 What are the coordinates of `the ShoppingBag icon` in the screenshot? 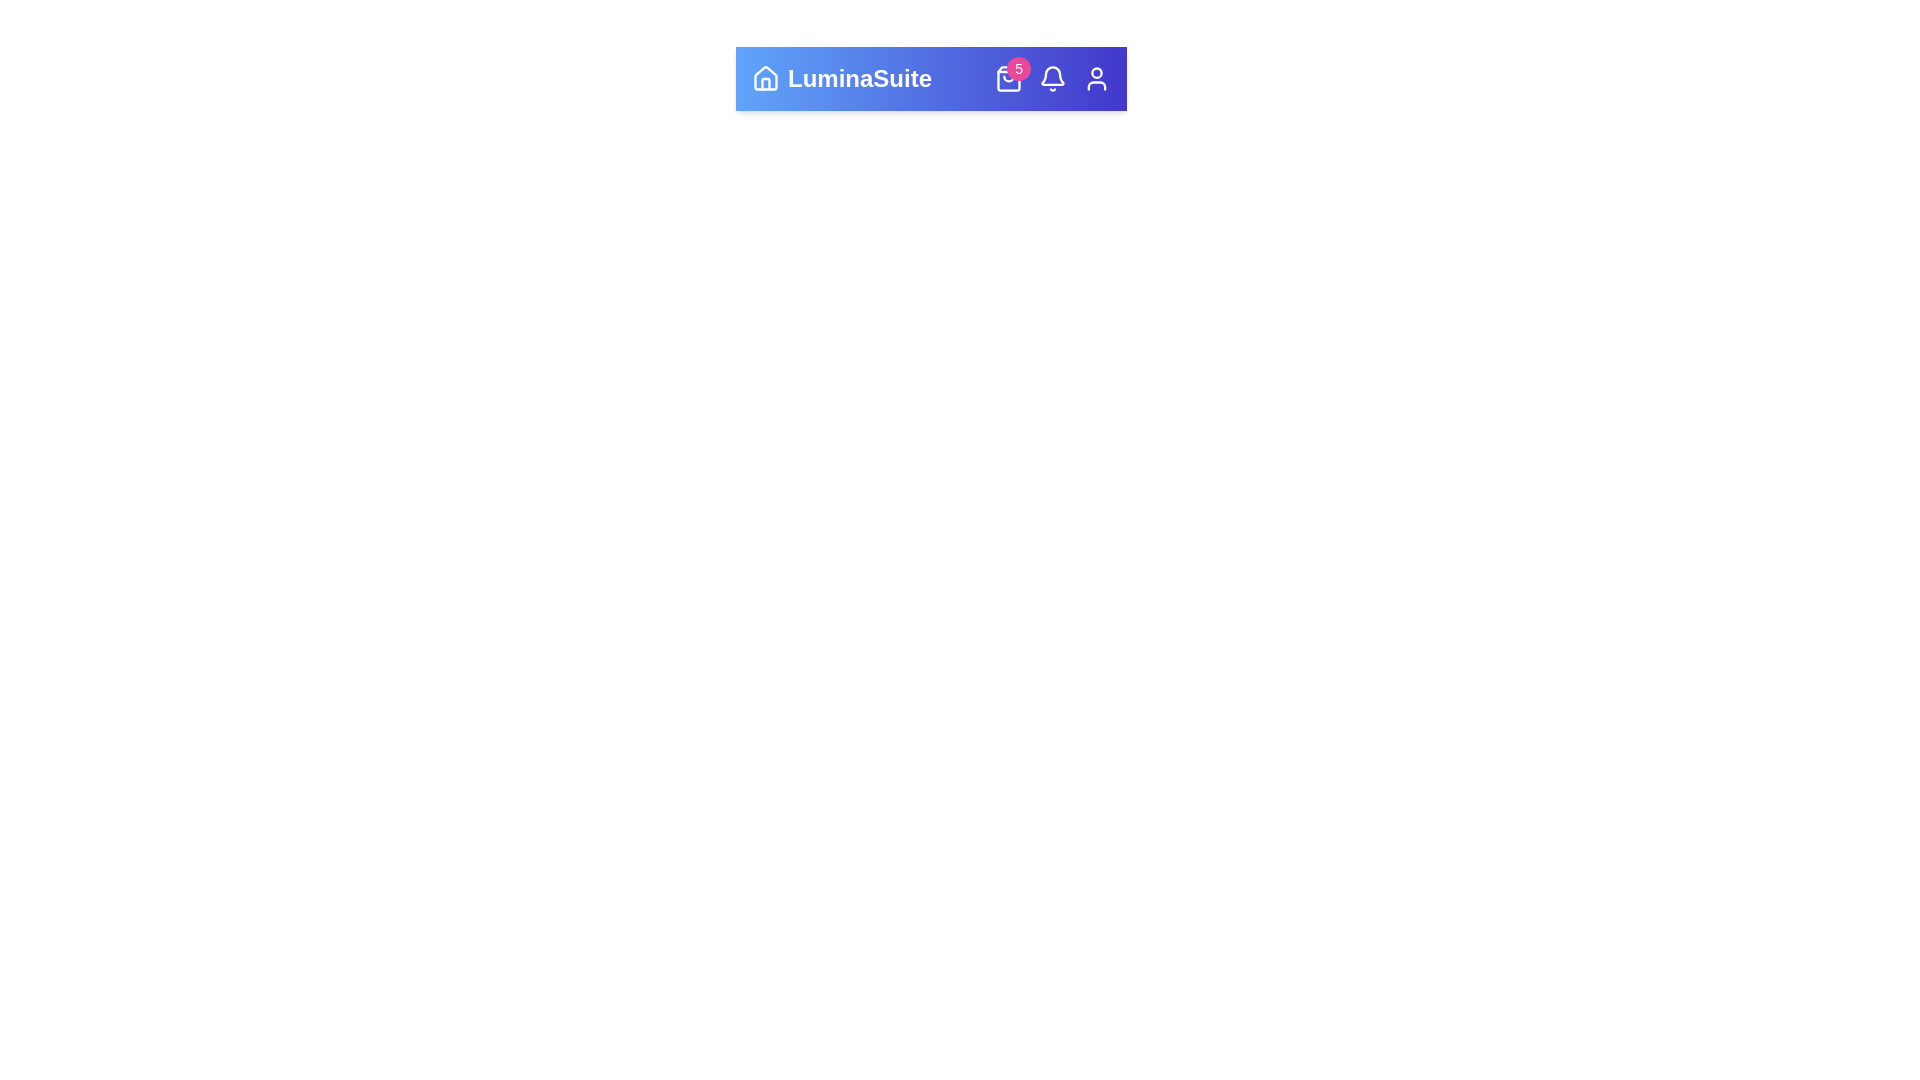 It's located at (1008, 77).